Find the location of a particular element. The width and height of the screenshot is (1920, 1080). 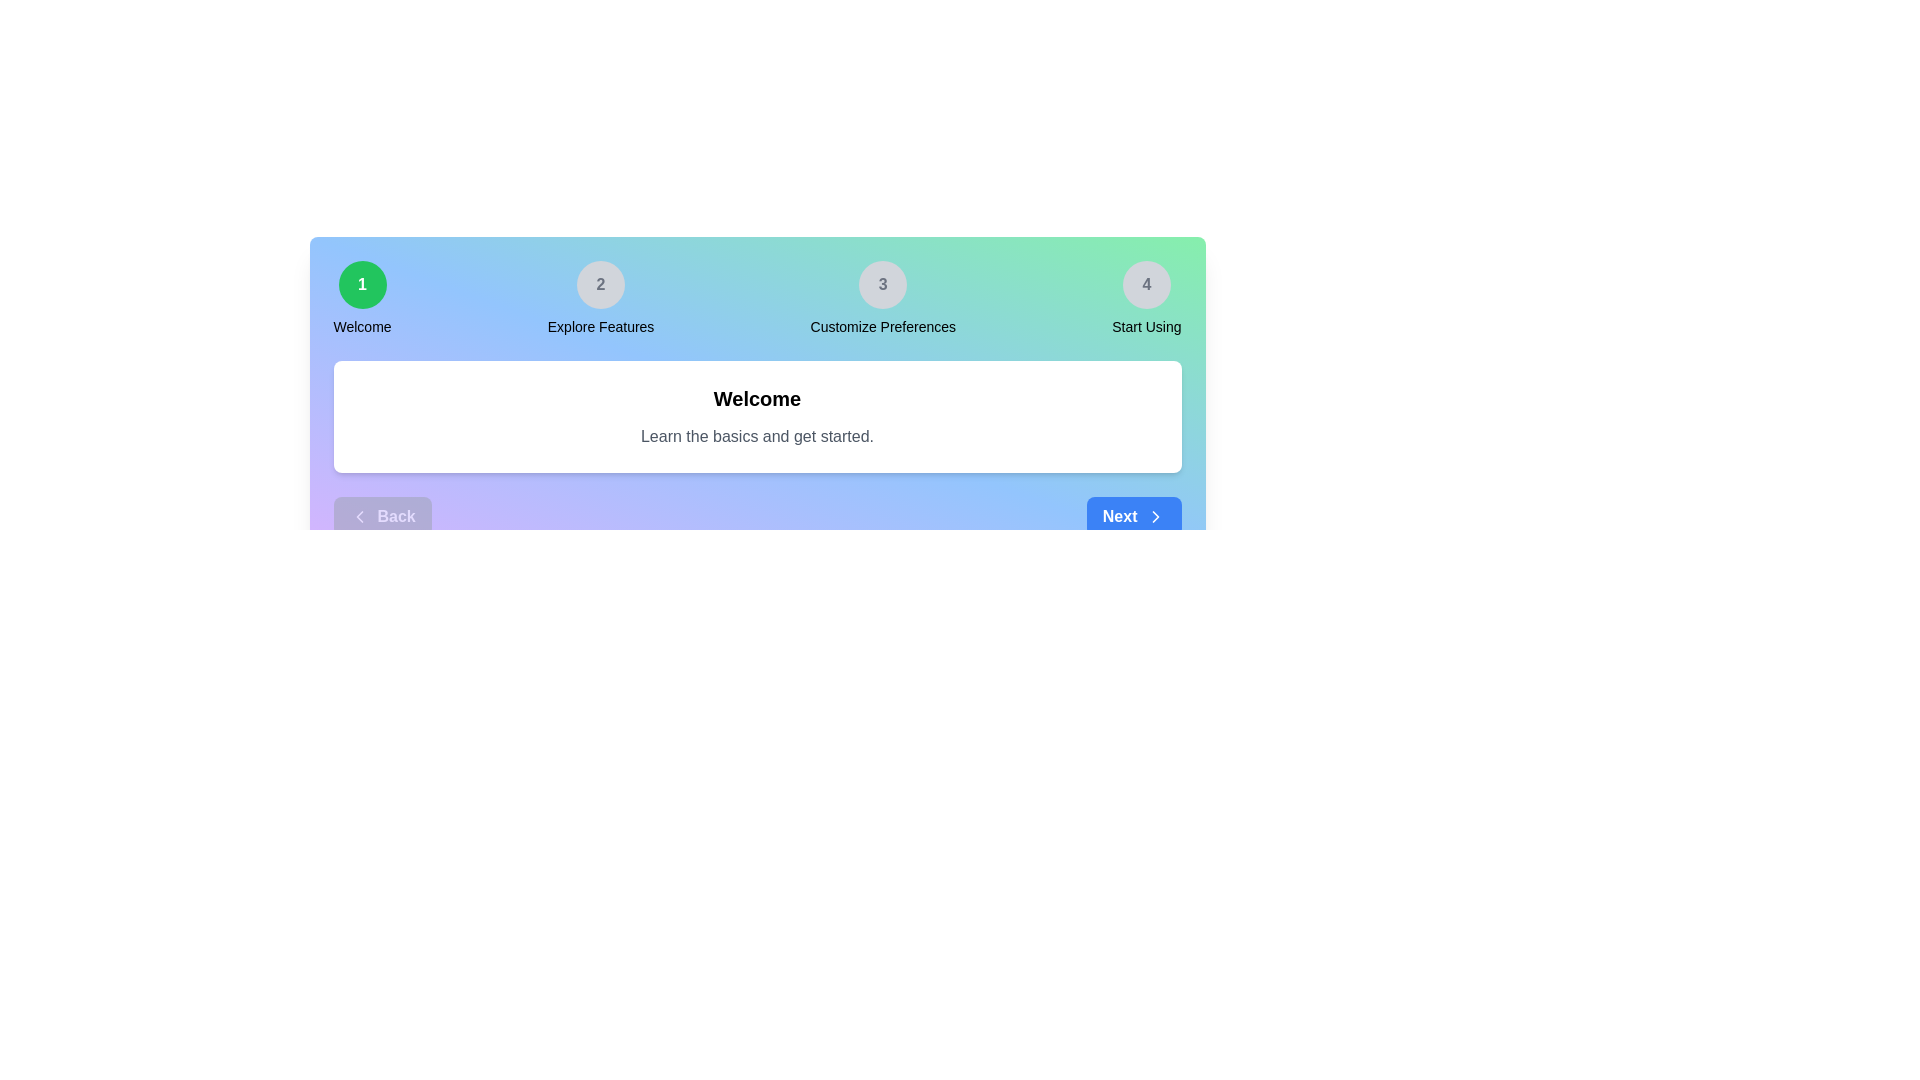

the progress indicator for step 1 to navigate to that step is located at coordinates (362, 285).